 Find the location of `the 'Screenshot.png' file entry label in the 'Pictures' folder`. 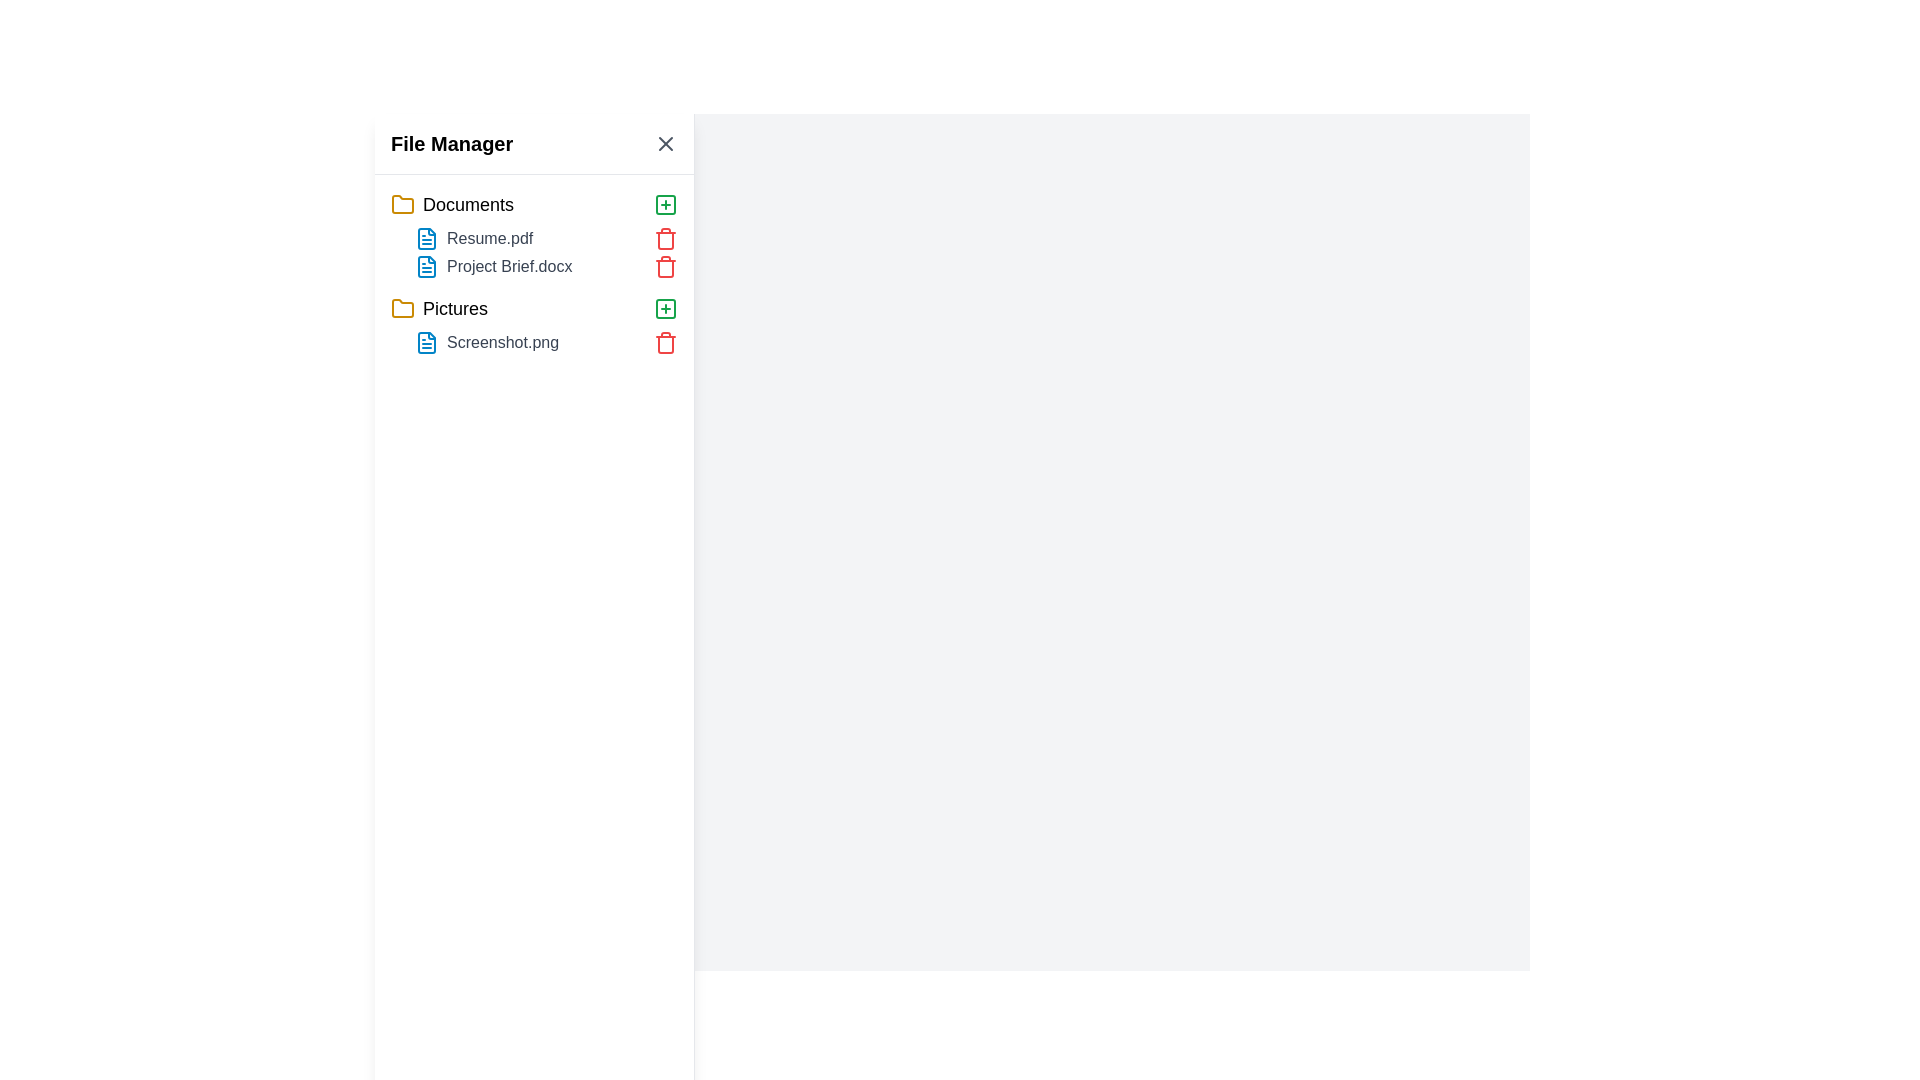

the 'Screenshot.png' file entry label in the 'Pictures' folder is located at coordinates (546, 342).